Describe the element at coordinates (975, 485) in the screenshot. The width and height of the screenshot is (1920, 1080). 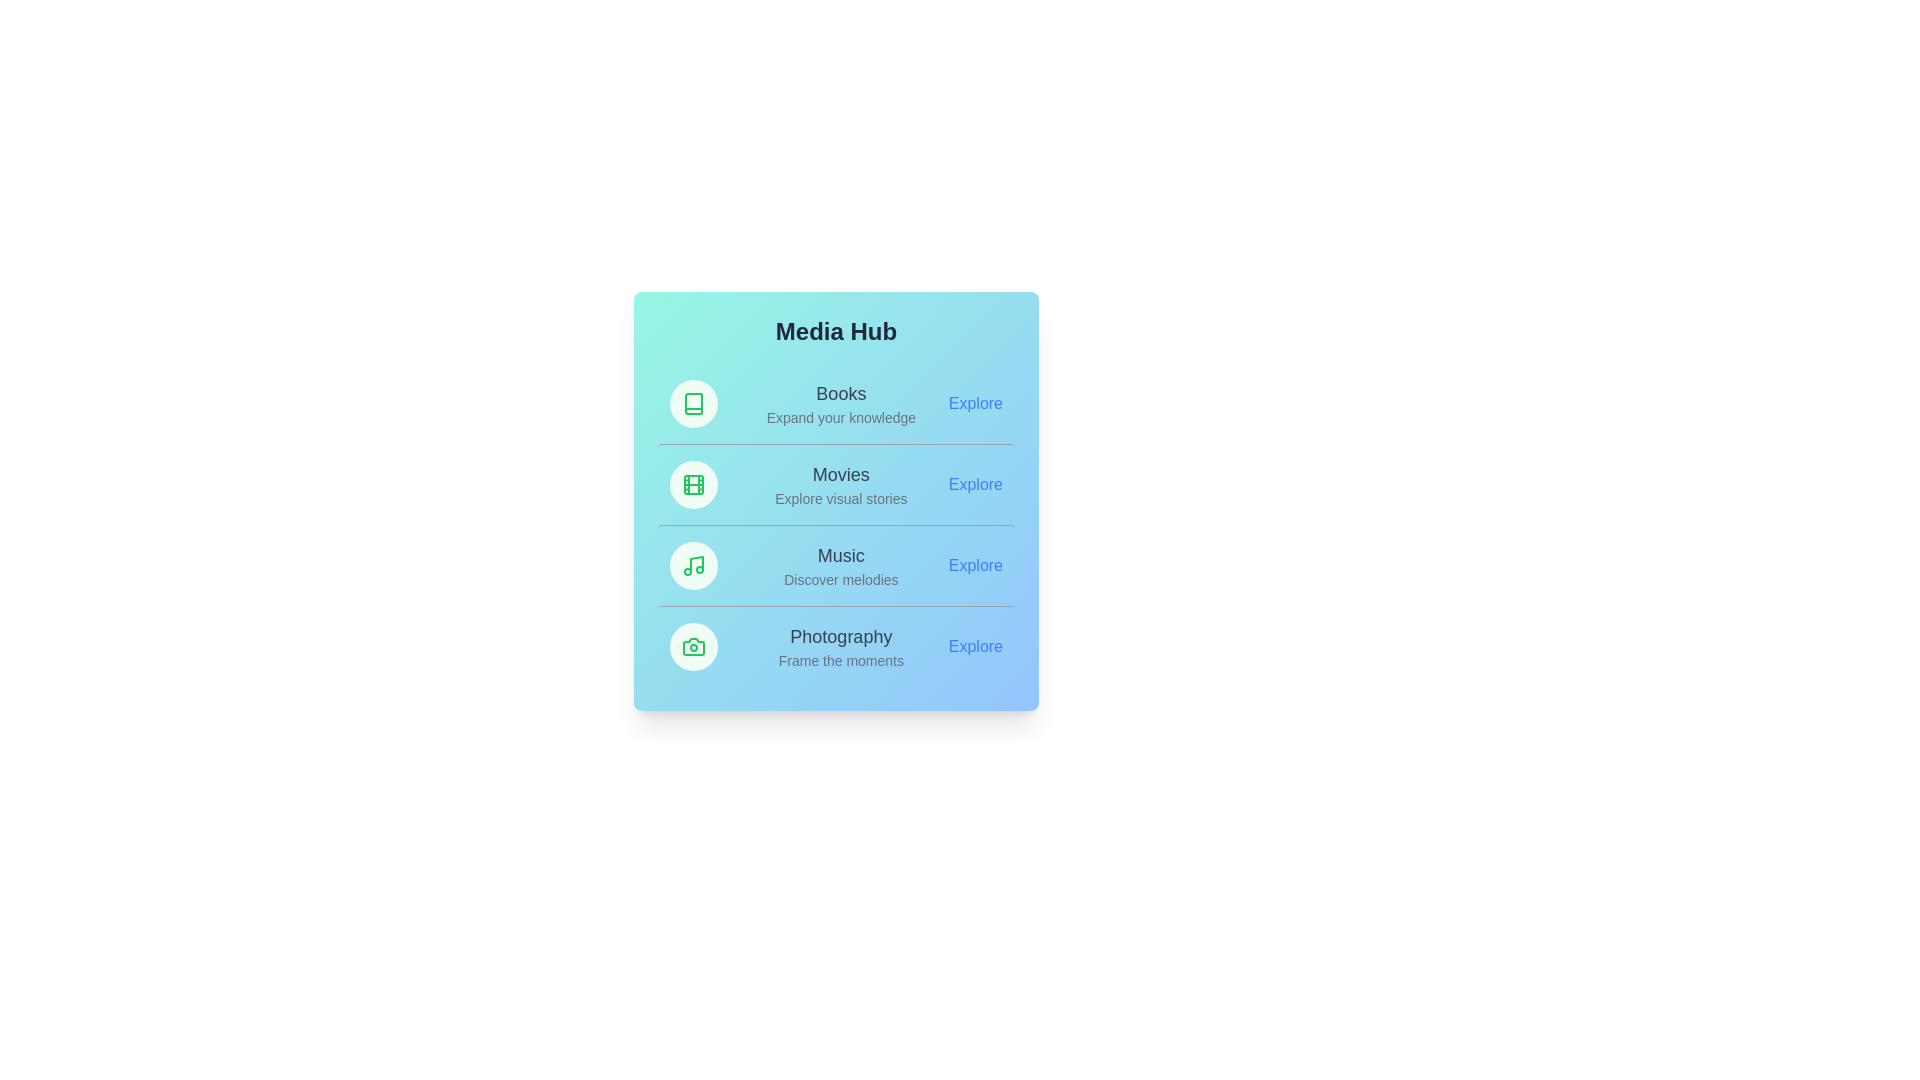
I see `the 'Explore' link for the Movies category` at that location.